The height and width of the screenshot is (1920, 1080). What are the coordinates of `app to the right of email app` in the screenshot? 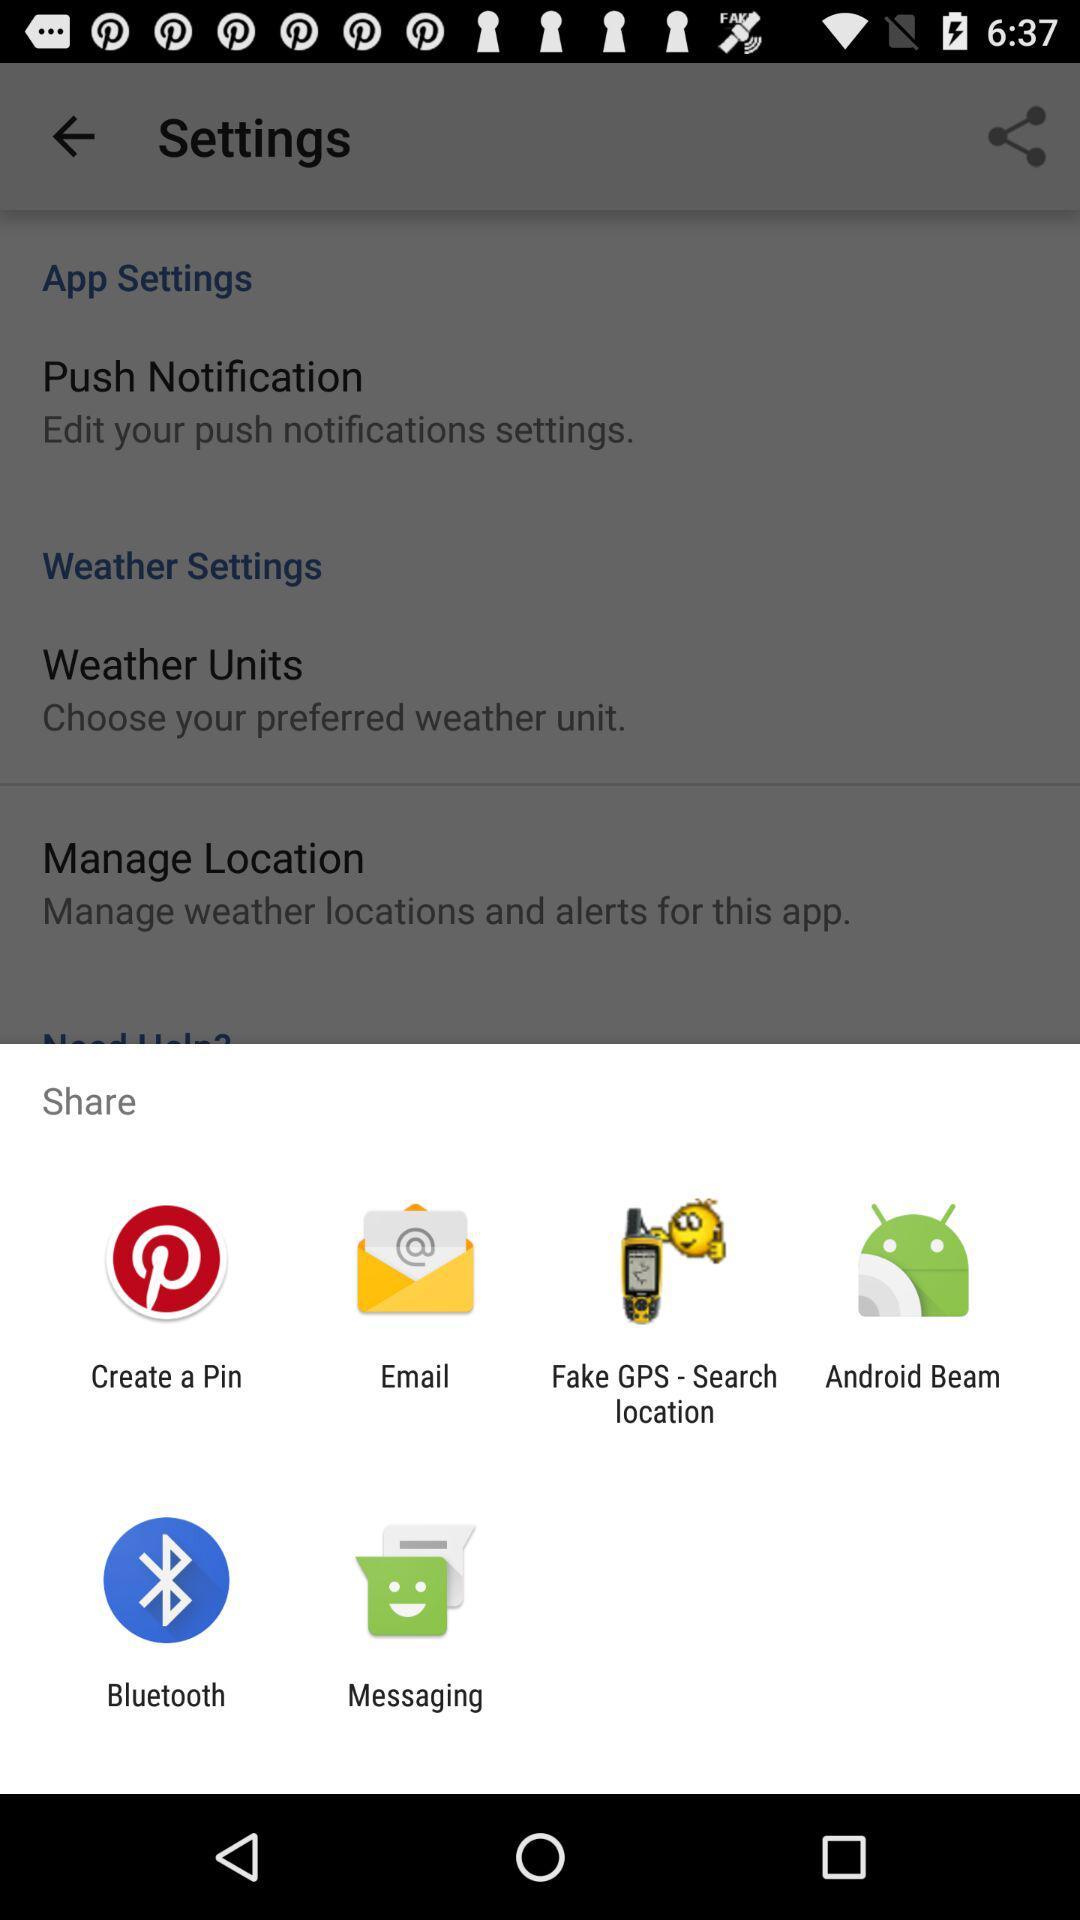 It's located at (664, 1392).